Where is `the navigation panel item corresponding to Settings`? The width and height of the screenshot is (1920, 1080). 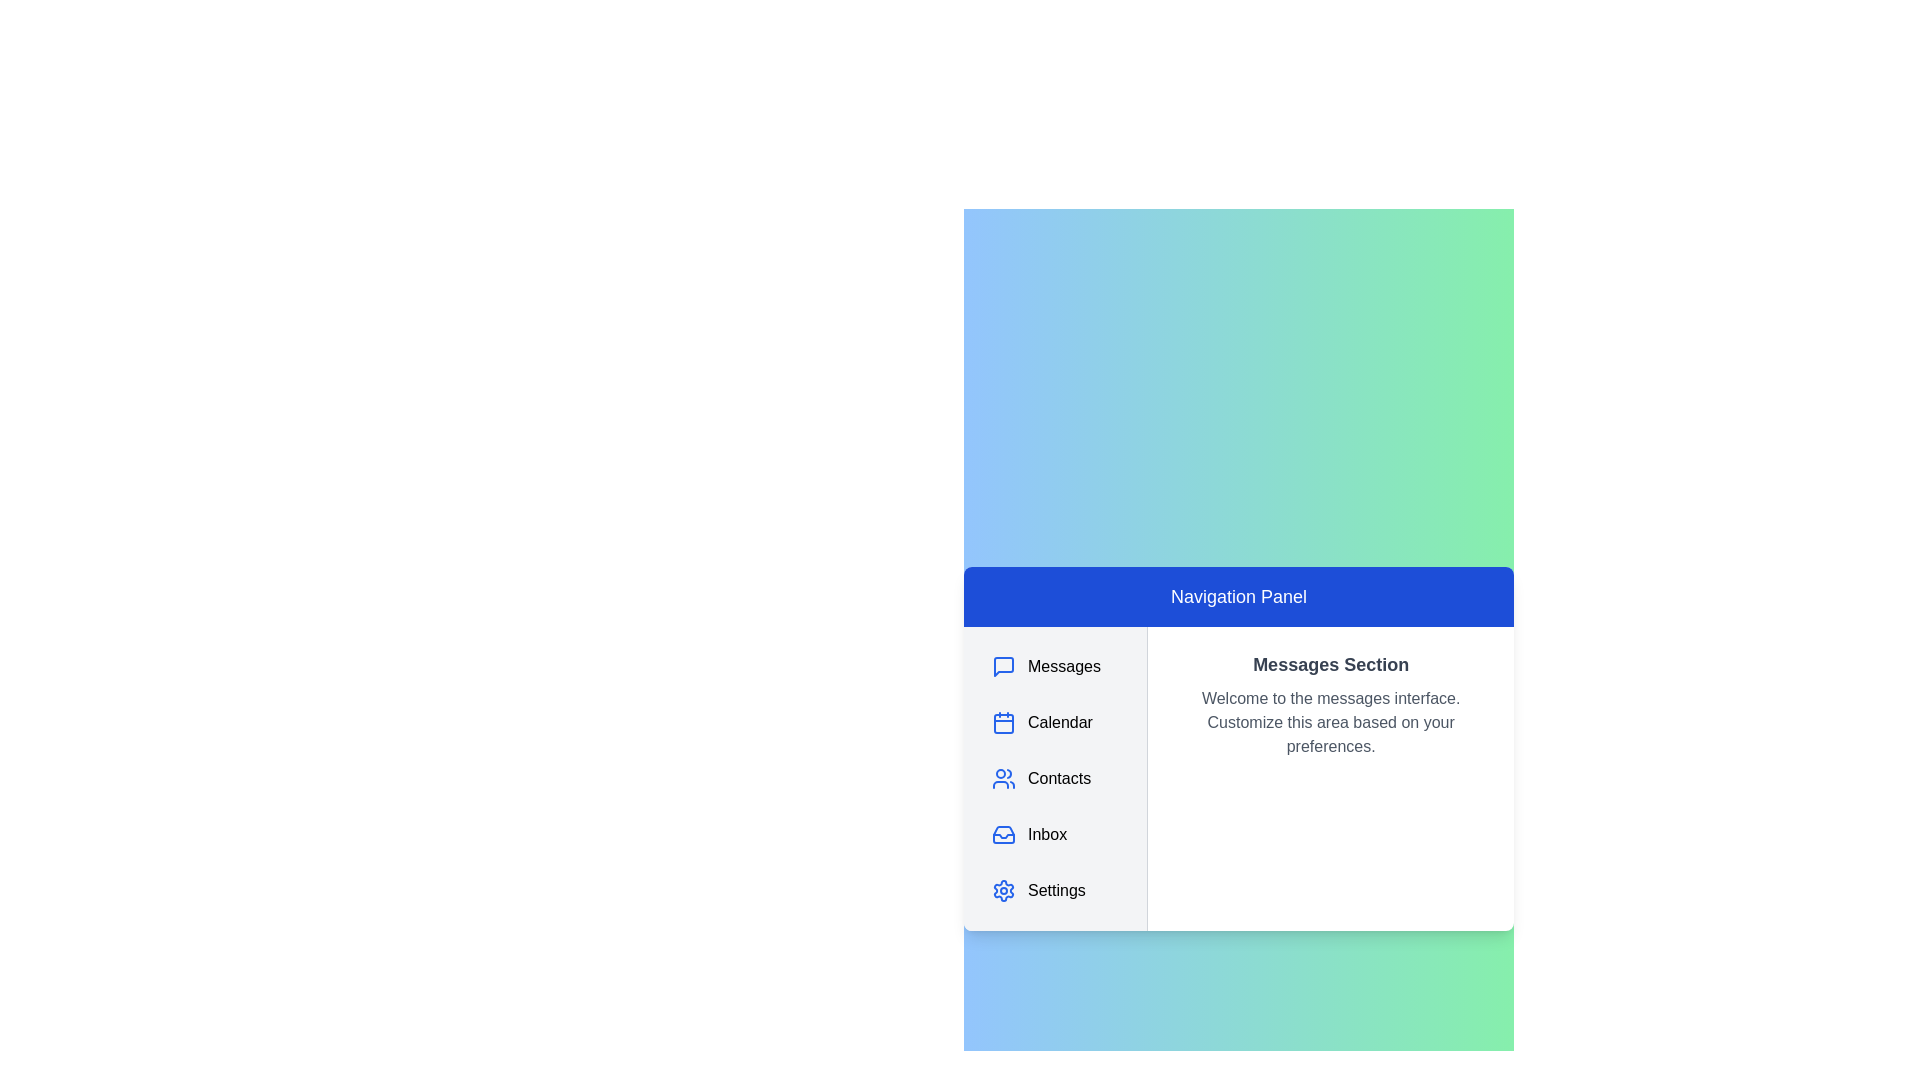
the navigation panel item corresponding to Settings is located at coordinates (1054, 890).